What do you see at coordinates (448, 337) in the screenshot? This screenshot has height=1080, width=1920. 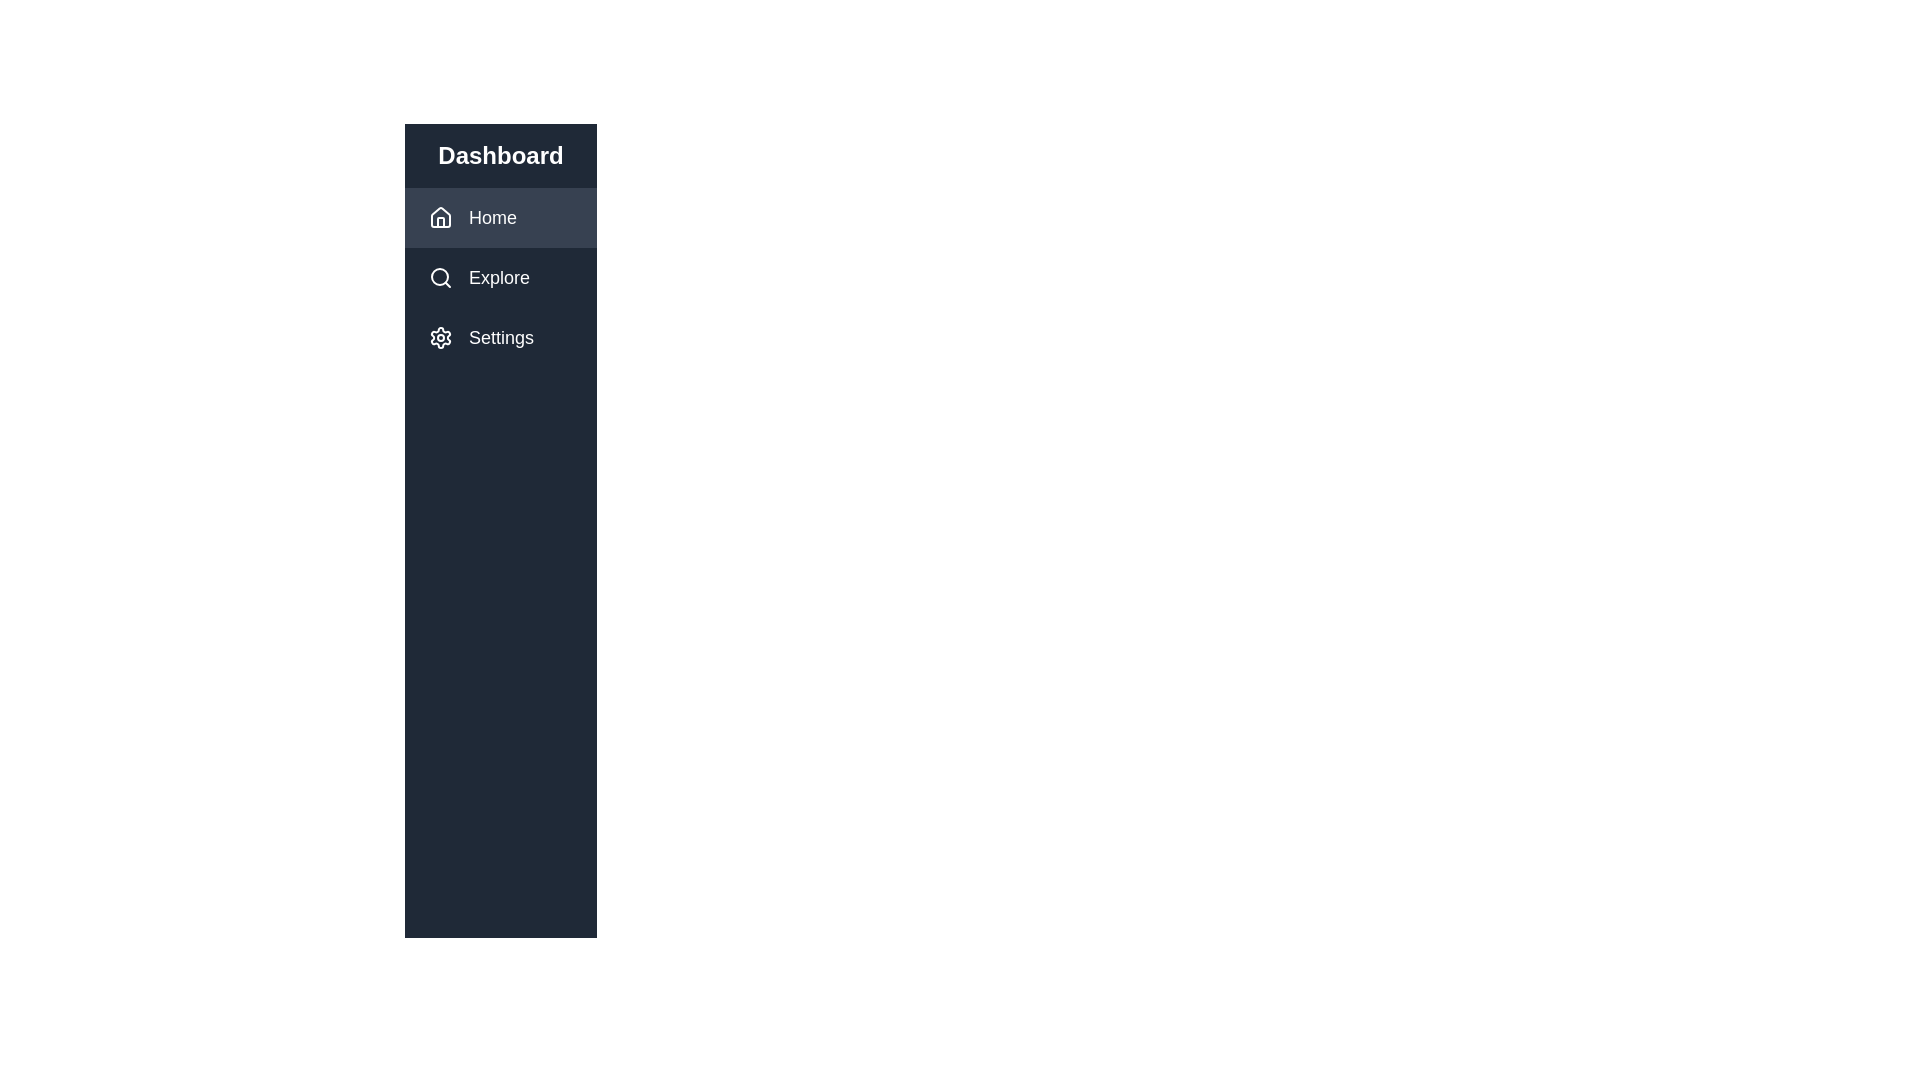 I see `the small gear icon, which represents settings, located to the left of the 'Settings' text in the vertical menu` at bounding box center [448, 337].